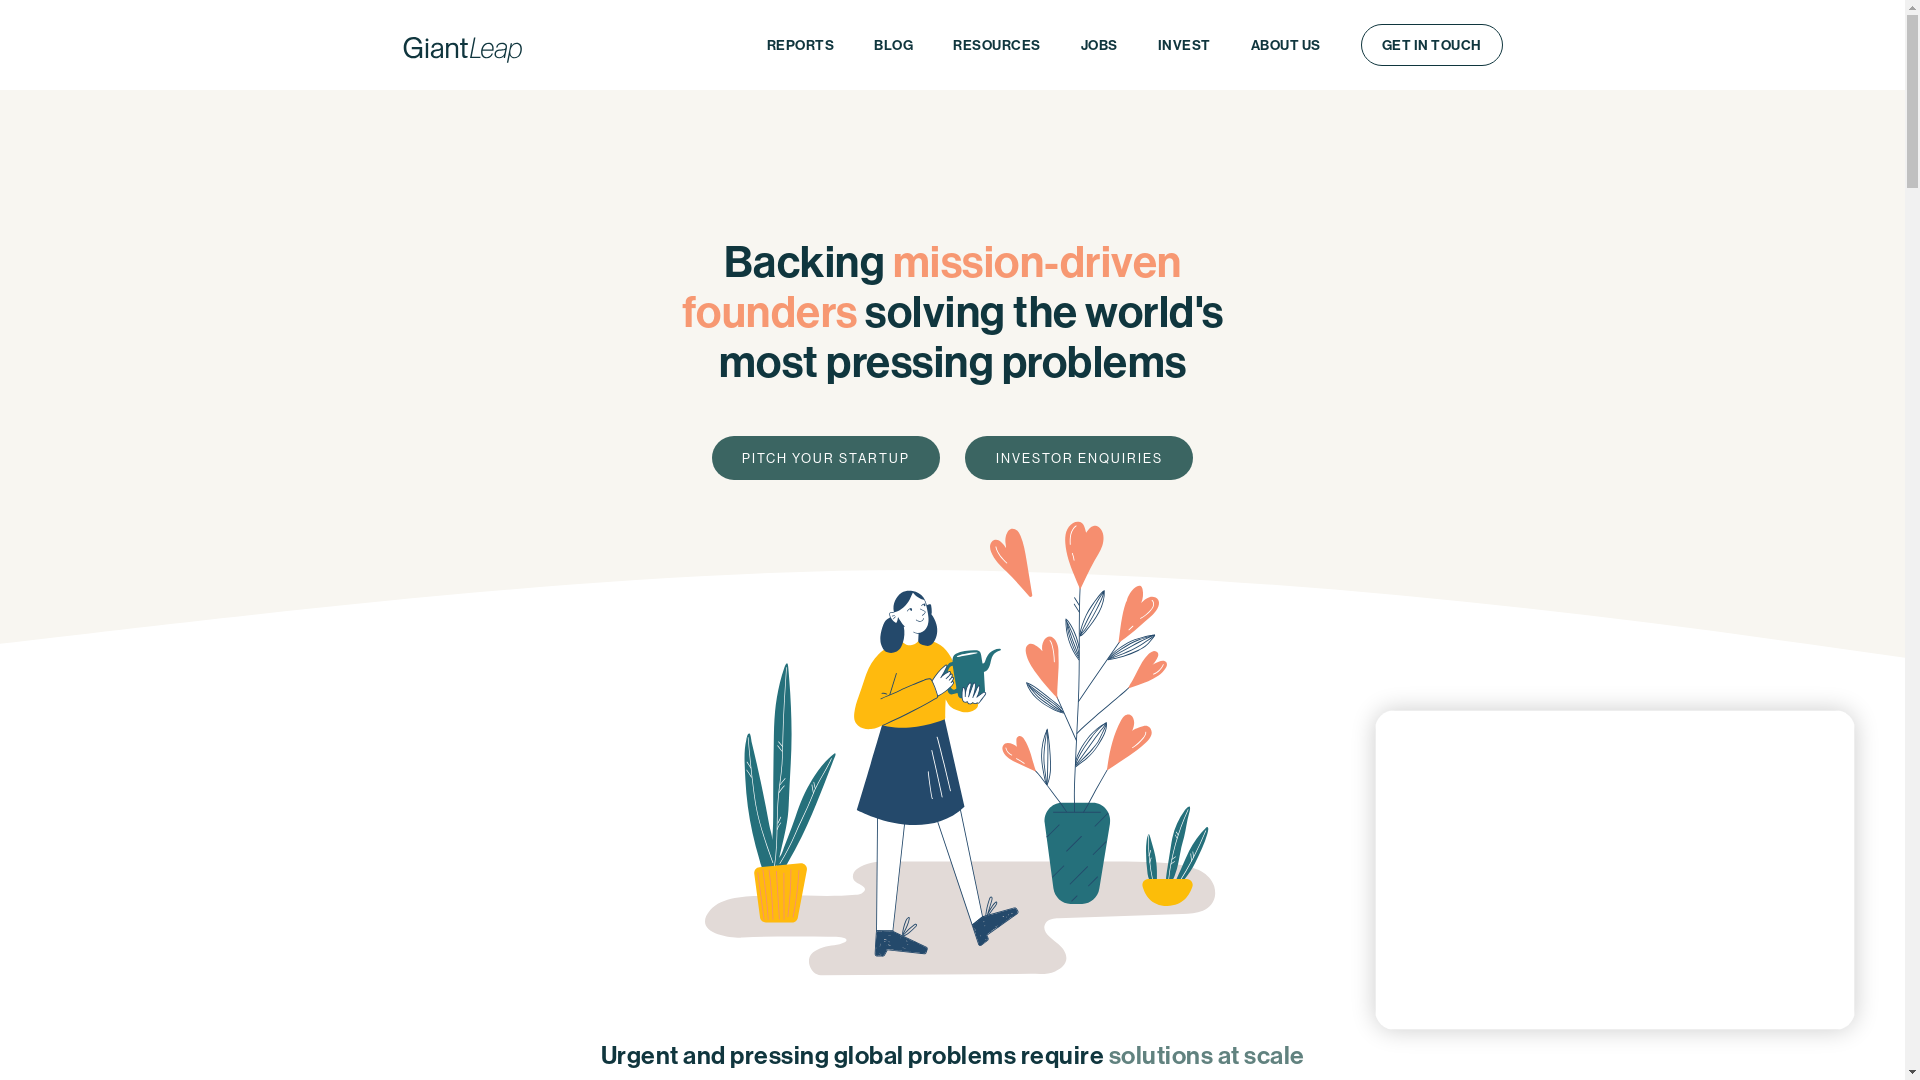 The image size is (1920, 1080). What do you see at coordinates (1184, 45) in the screenshot?
I see `'INVEST'` at bounding box center [1184, 45].